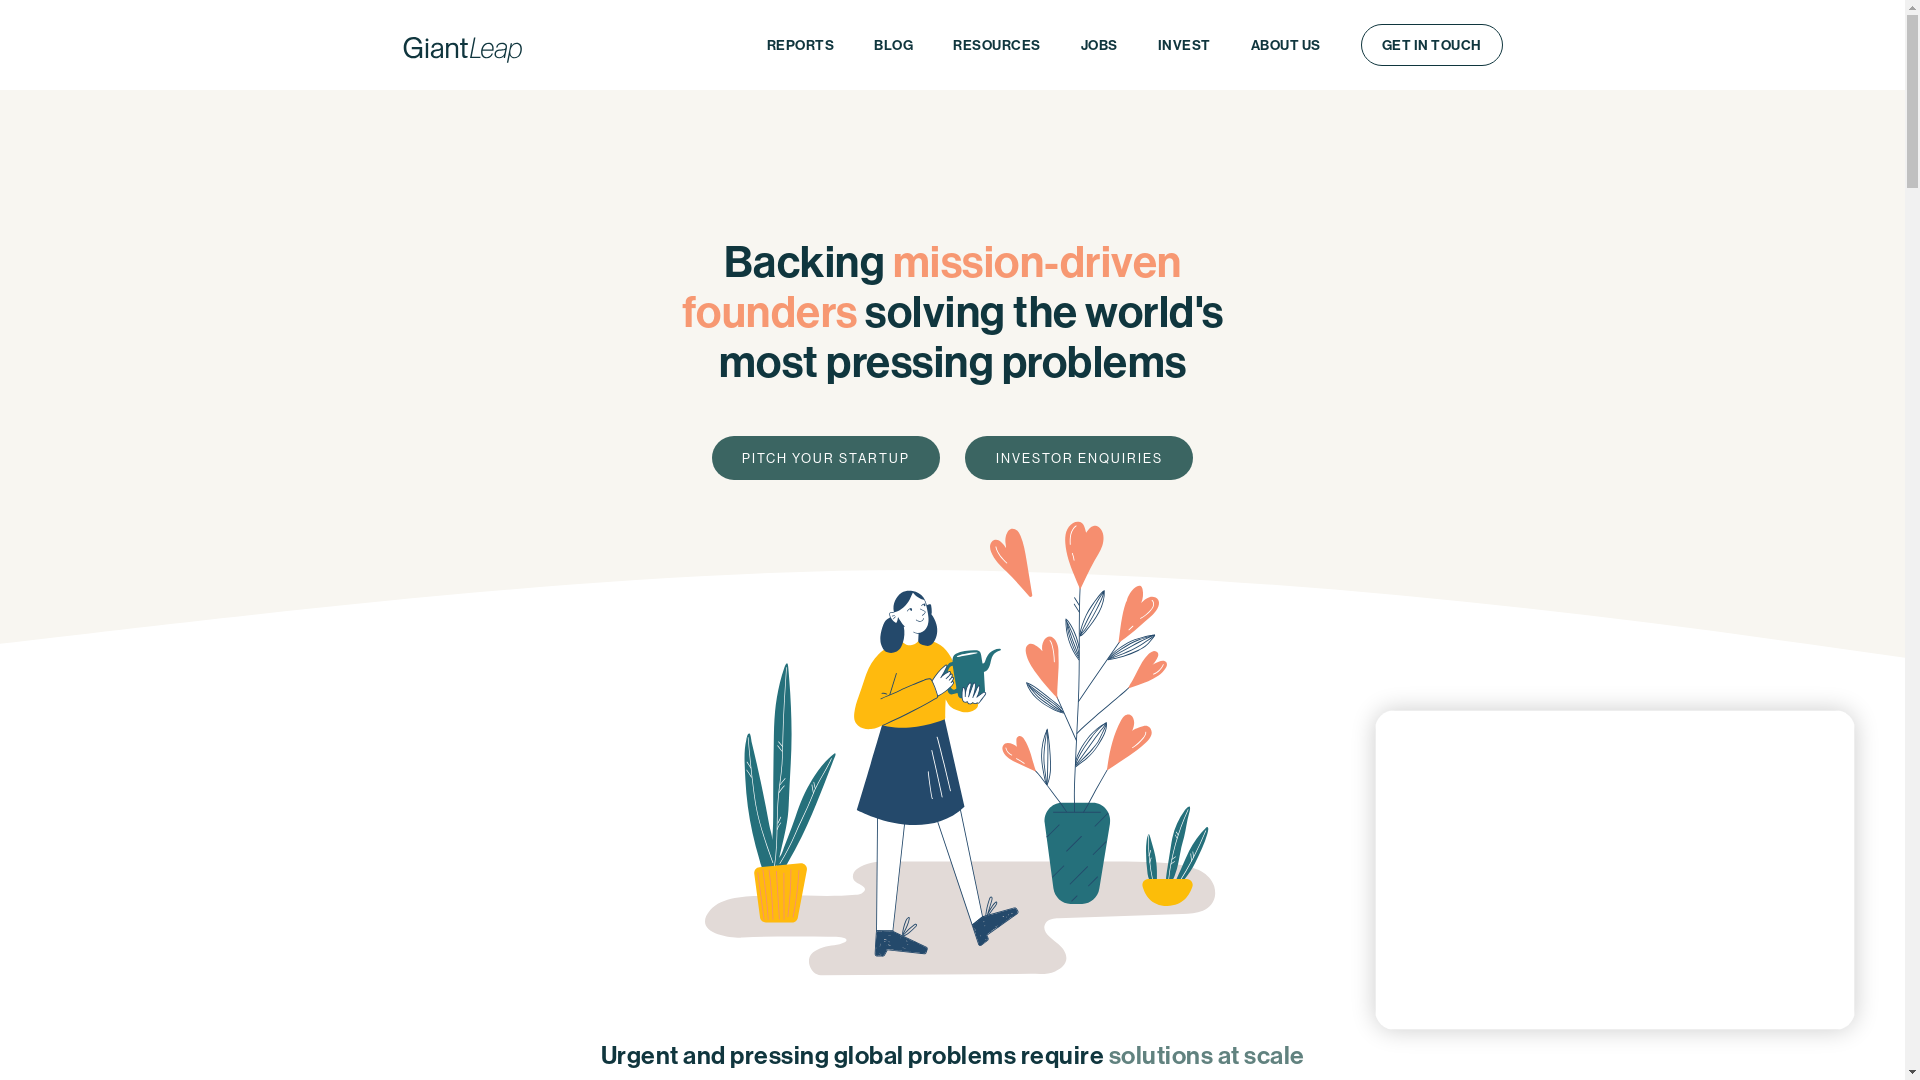 The image size is (1920, 1080). What do you see at coordinates (1184, 45) in the screenshot?
I see `'INVEST'` at bounding box center [1184, 45].